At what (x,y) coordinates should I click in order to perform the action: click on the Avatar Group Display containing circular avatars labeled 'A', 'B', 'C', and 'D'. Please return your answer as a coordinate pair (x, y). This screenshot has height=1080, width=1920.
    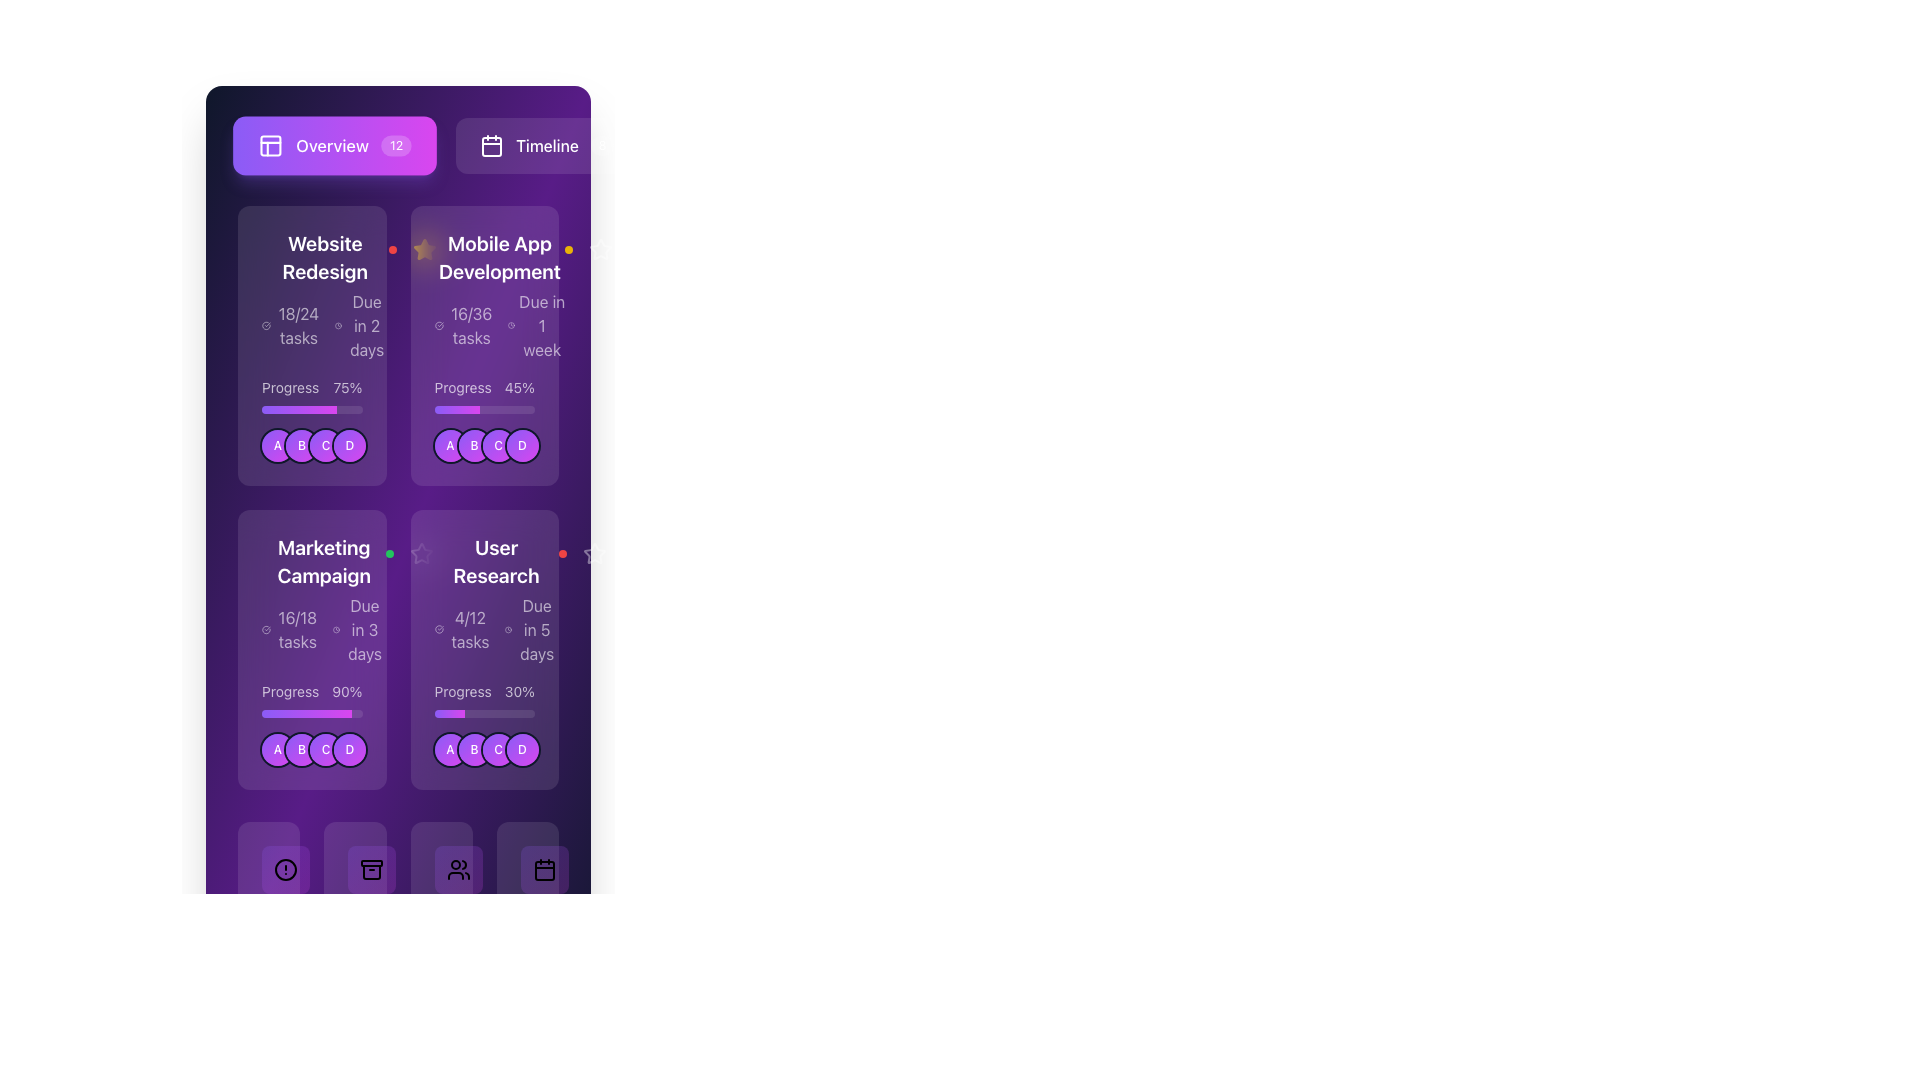
    Looking at the image, I should click on (311, 749).